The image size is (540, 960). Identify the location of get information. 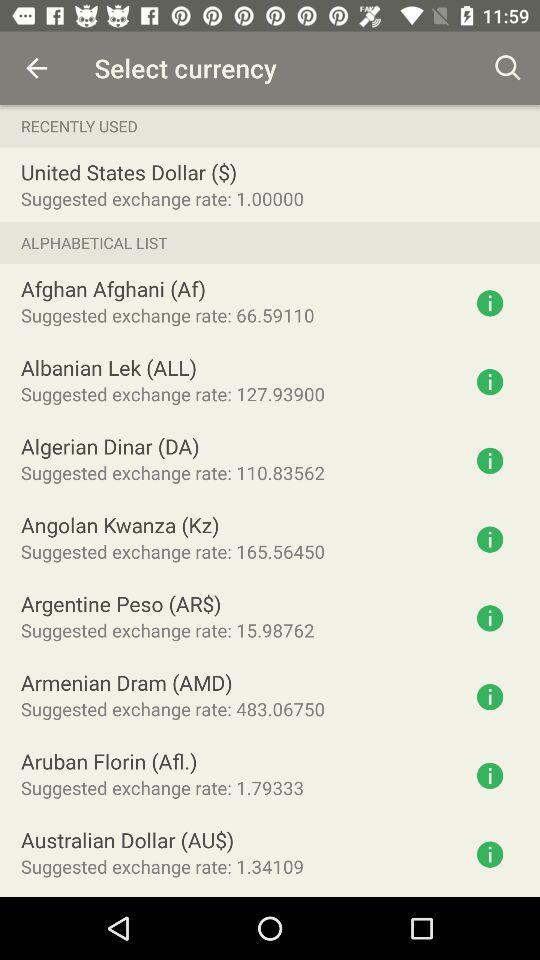
(489, 853).